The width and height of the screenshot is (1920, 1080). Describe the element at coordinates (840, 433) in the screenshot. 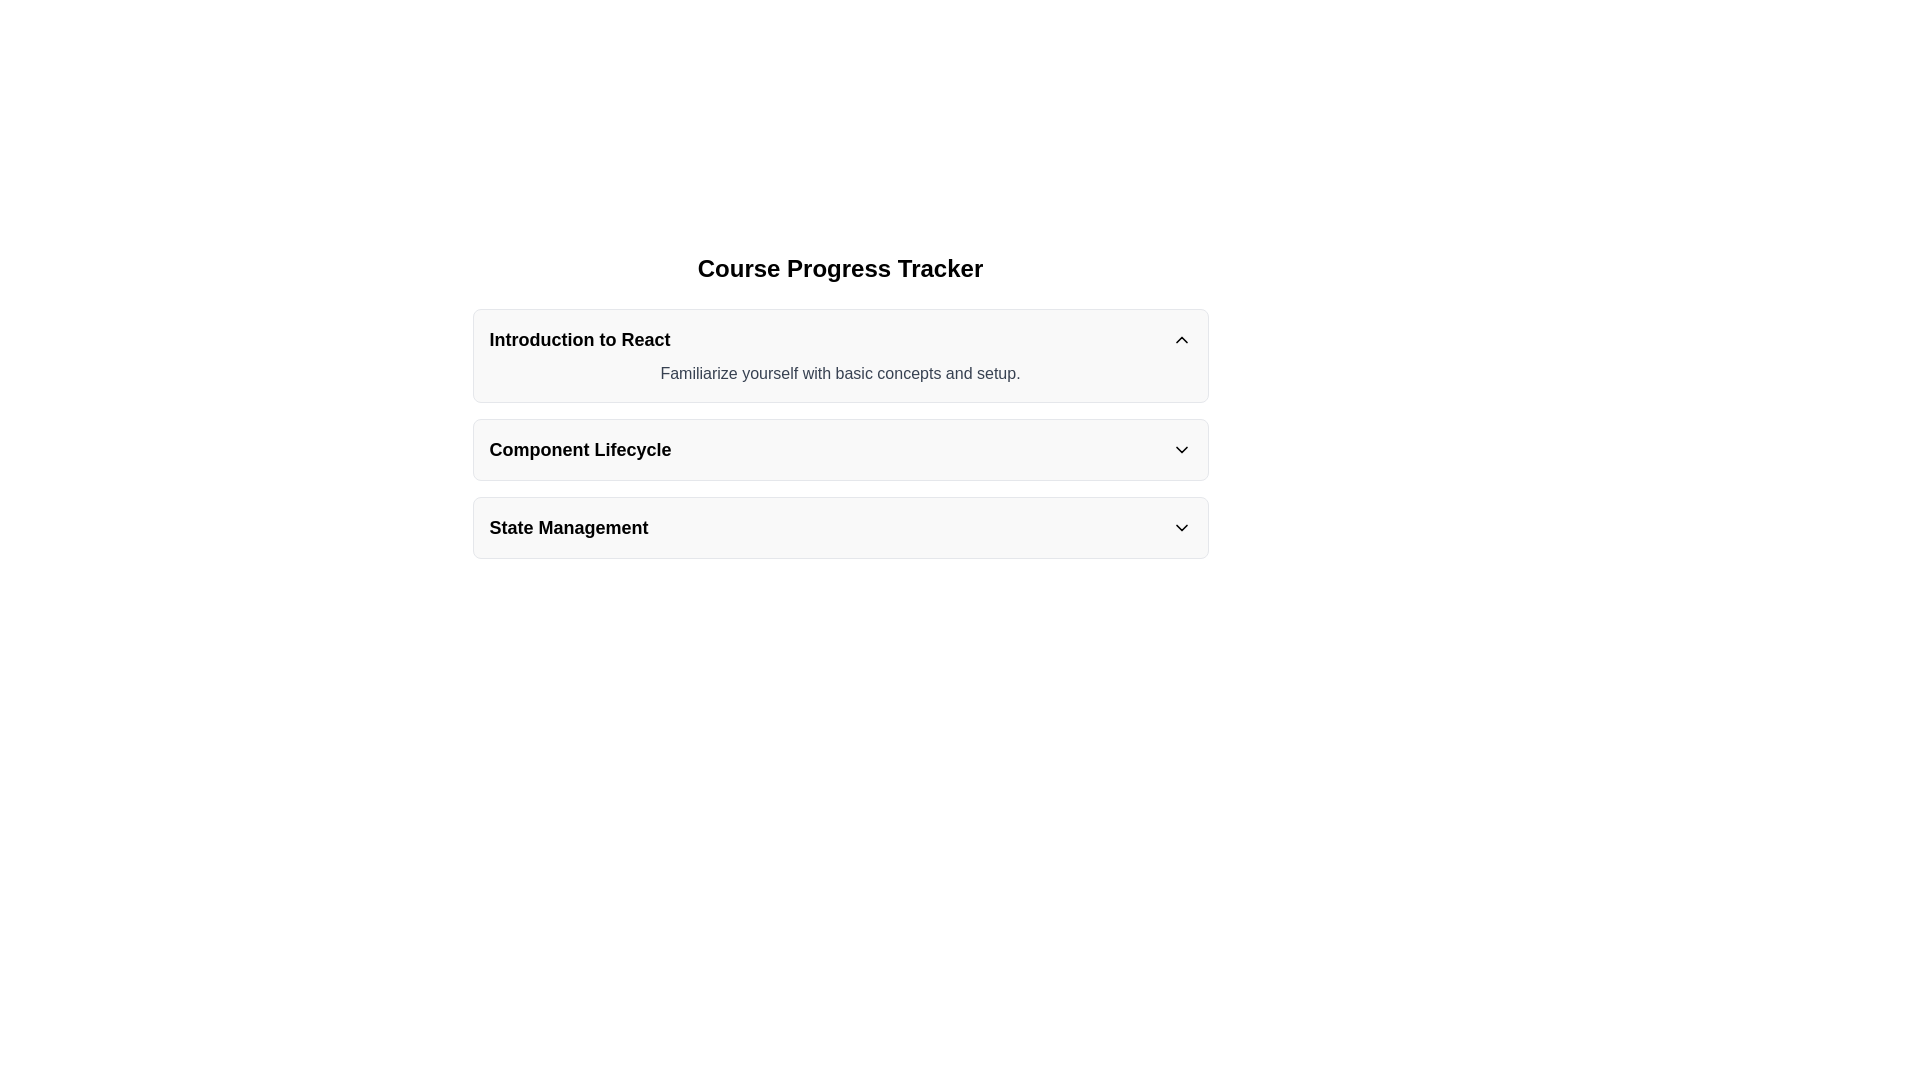

I see `the second collapsible panel titled 'Component Lifecycle' which contains a bold title and description` at that location.